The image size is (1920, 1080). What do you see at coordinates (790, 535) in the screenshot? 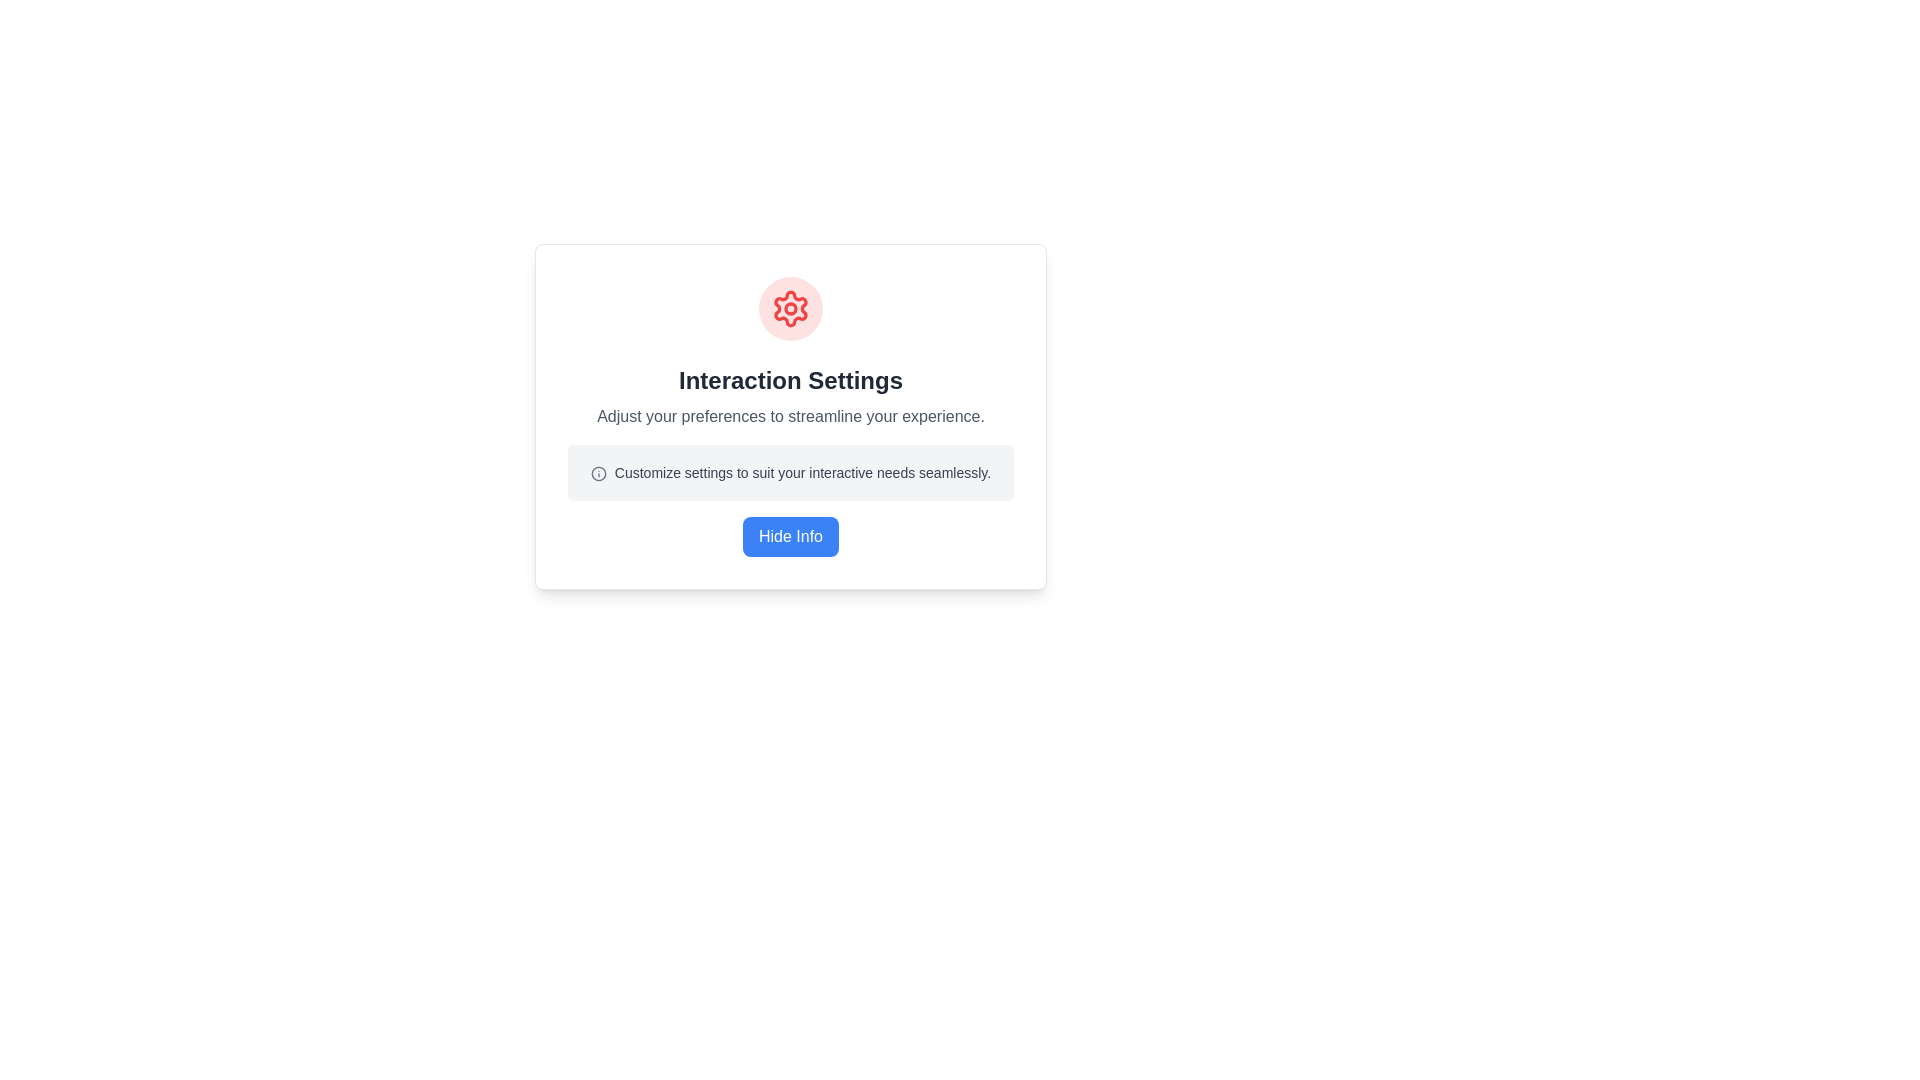
I see `the button located at the bottom center of the 'Interaction Settings' card` at bounding box center [790, 535].